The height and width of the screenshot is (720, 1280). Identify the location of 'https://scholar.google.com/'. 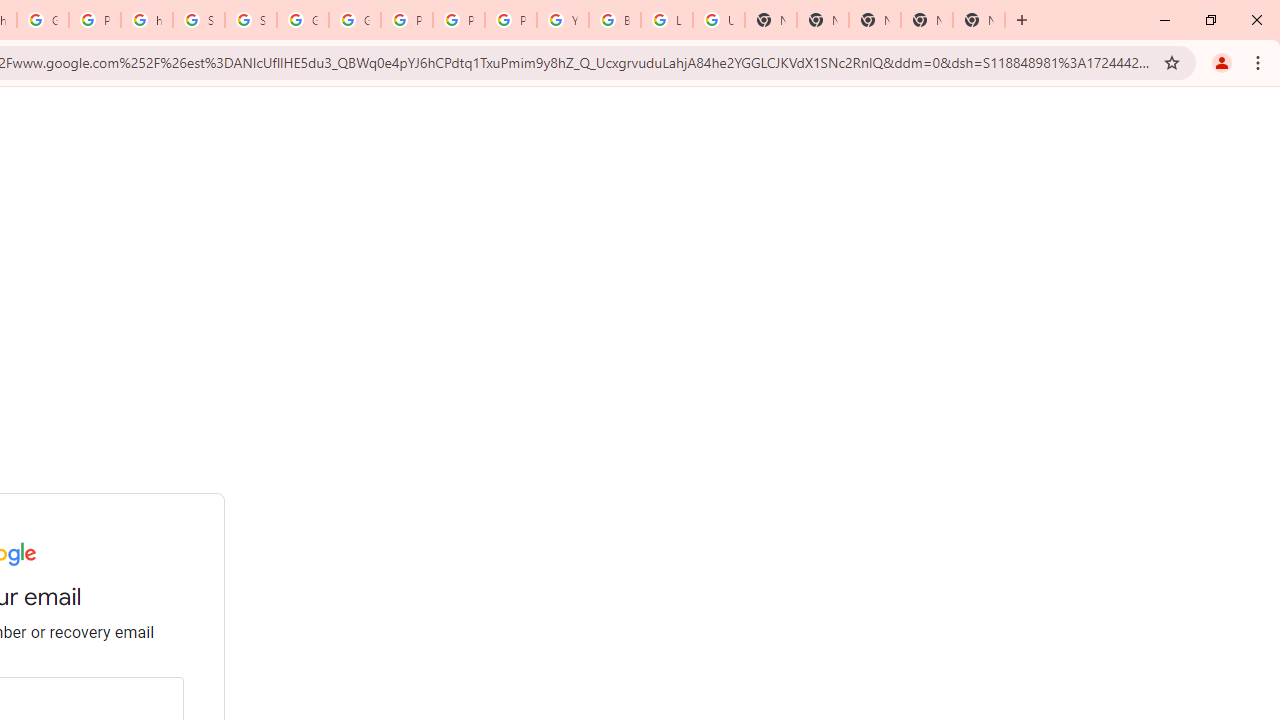
(146, 20).